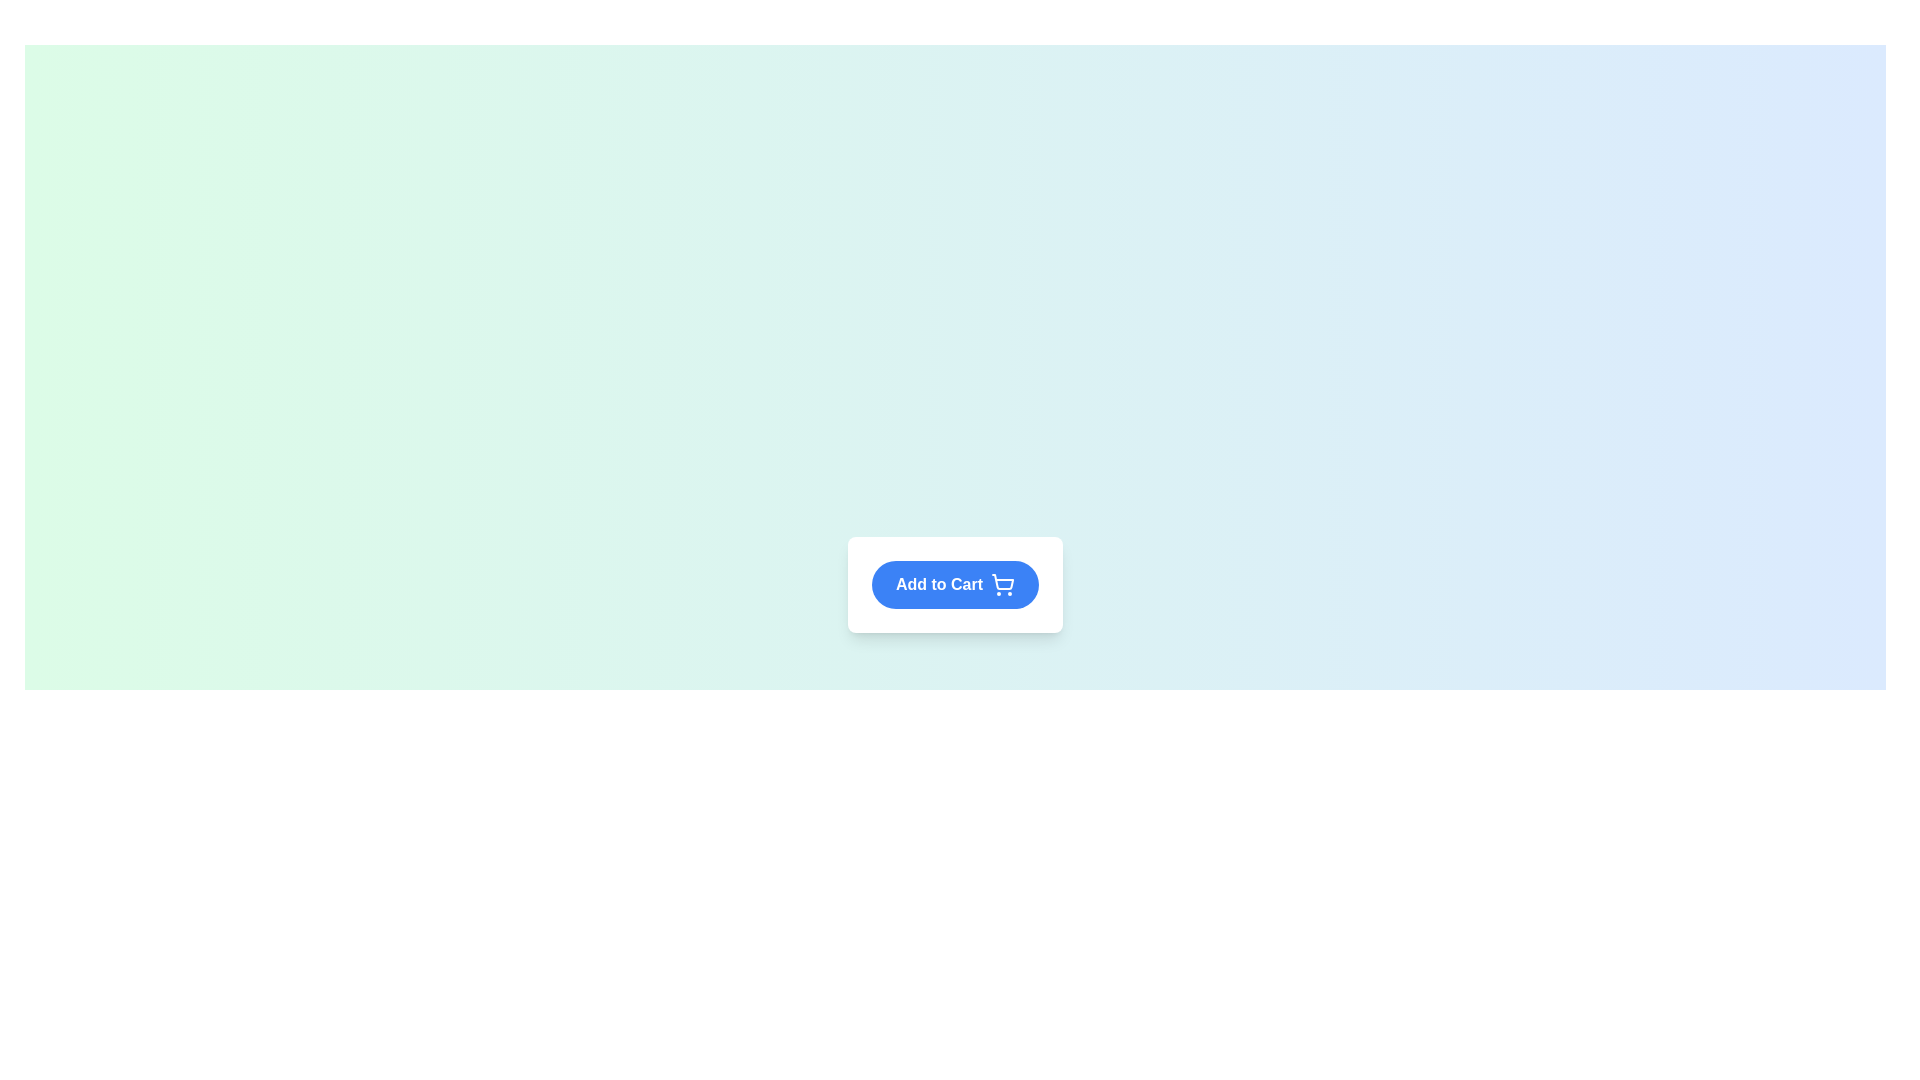 The height and width of the screenshot is (1080, 1920). Describe the element at coordinates (954, 585) in the screenshot. I see `the 'Add to Cart' button with a blue background and white text for keyboard interaction` at that location.